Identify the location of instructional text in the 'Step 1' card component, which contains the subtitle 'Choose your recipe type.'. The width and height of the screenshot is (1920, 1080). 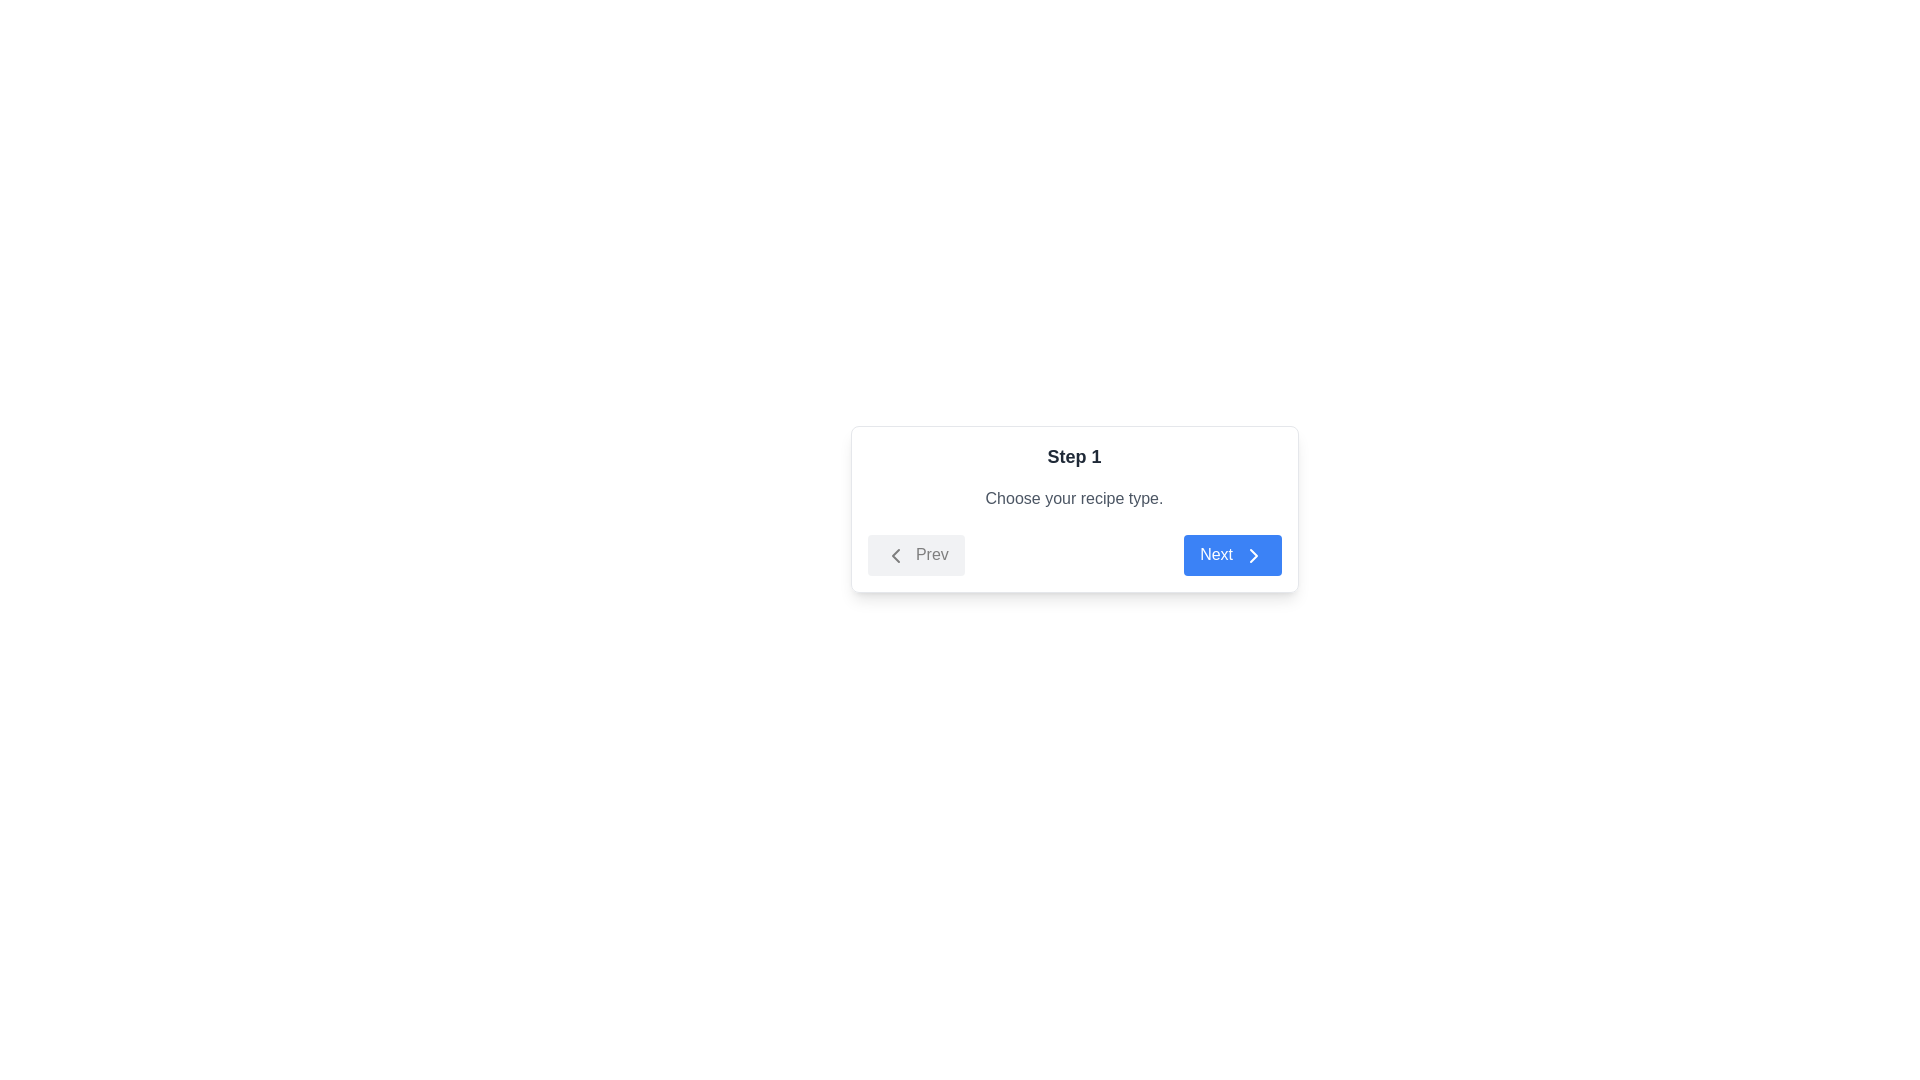
(1073, 508).